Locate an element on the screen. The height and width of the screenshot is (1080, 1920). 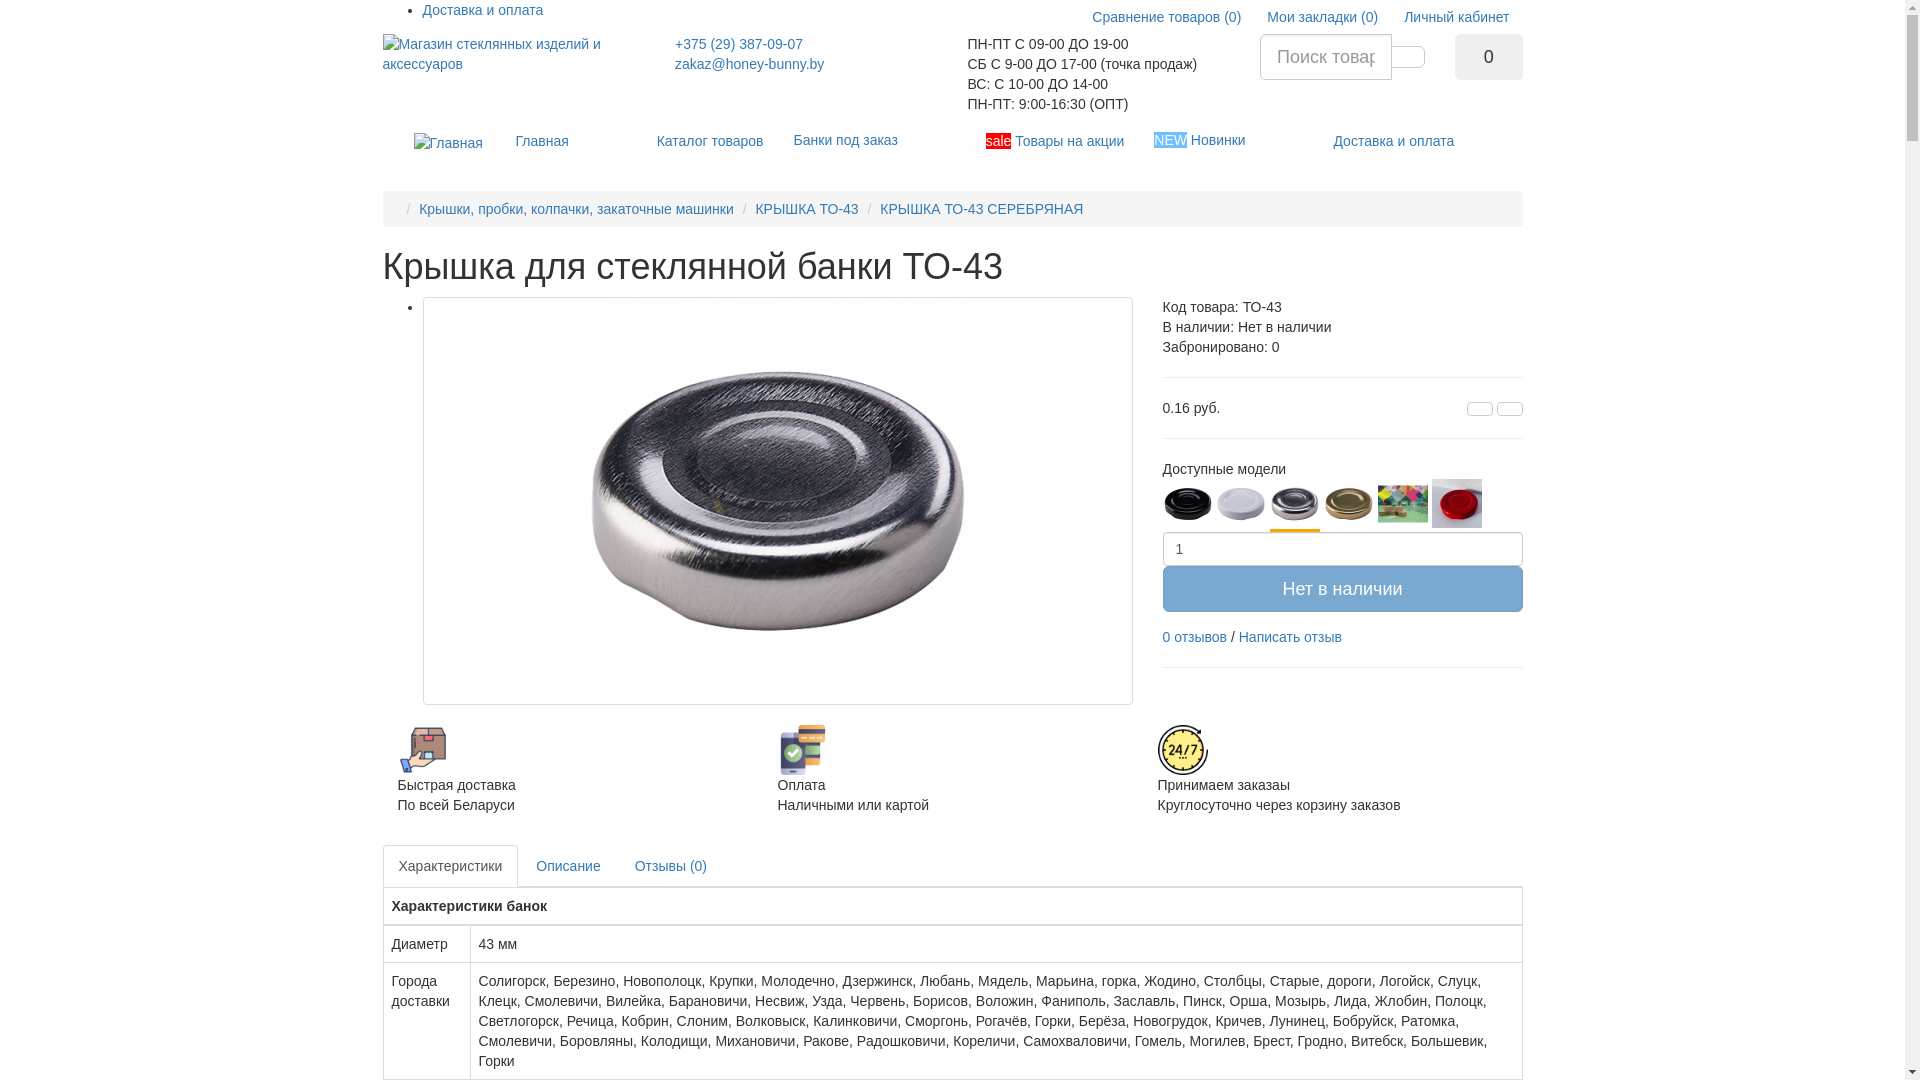
'Sale' is located at coordinates (1182, 749).